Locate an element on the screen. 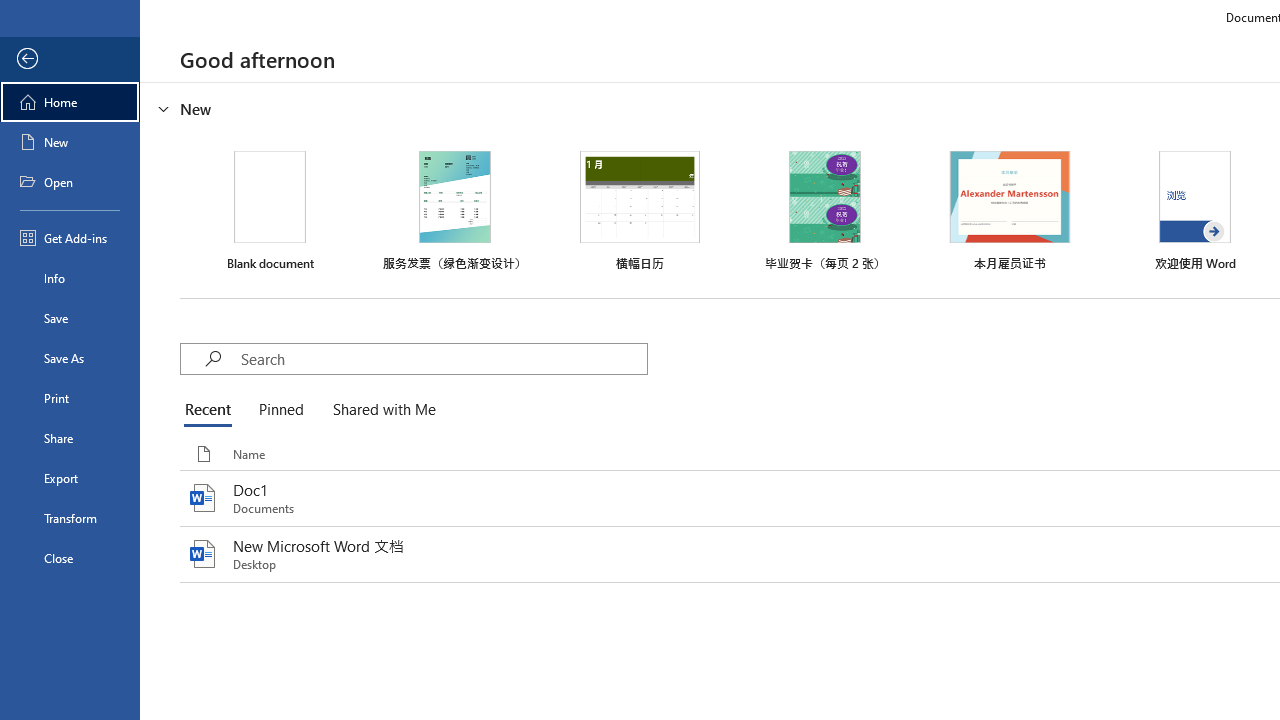 The height and width of the screenshot is (720, 1280). 'New' is located at coordinates (69, 140).